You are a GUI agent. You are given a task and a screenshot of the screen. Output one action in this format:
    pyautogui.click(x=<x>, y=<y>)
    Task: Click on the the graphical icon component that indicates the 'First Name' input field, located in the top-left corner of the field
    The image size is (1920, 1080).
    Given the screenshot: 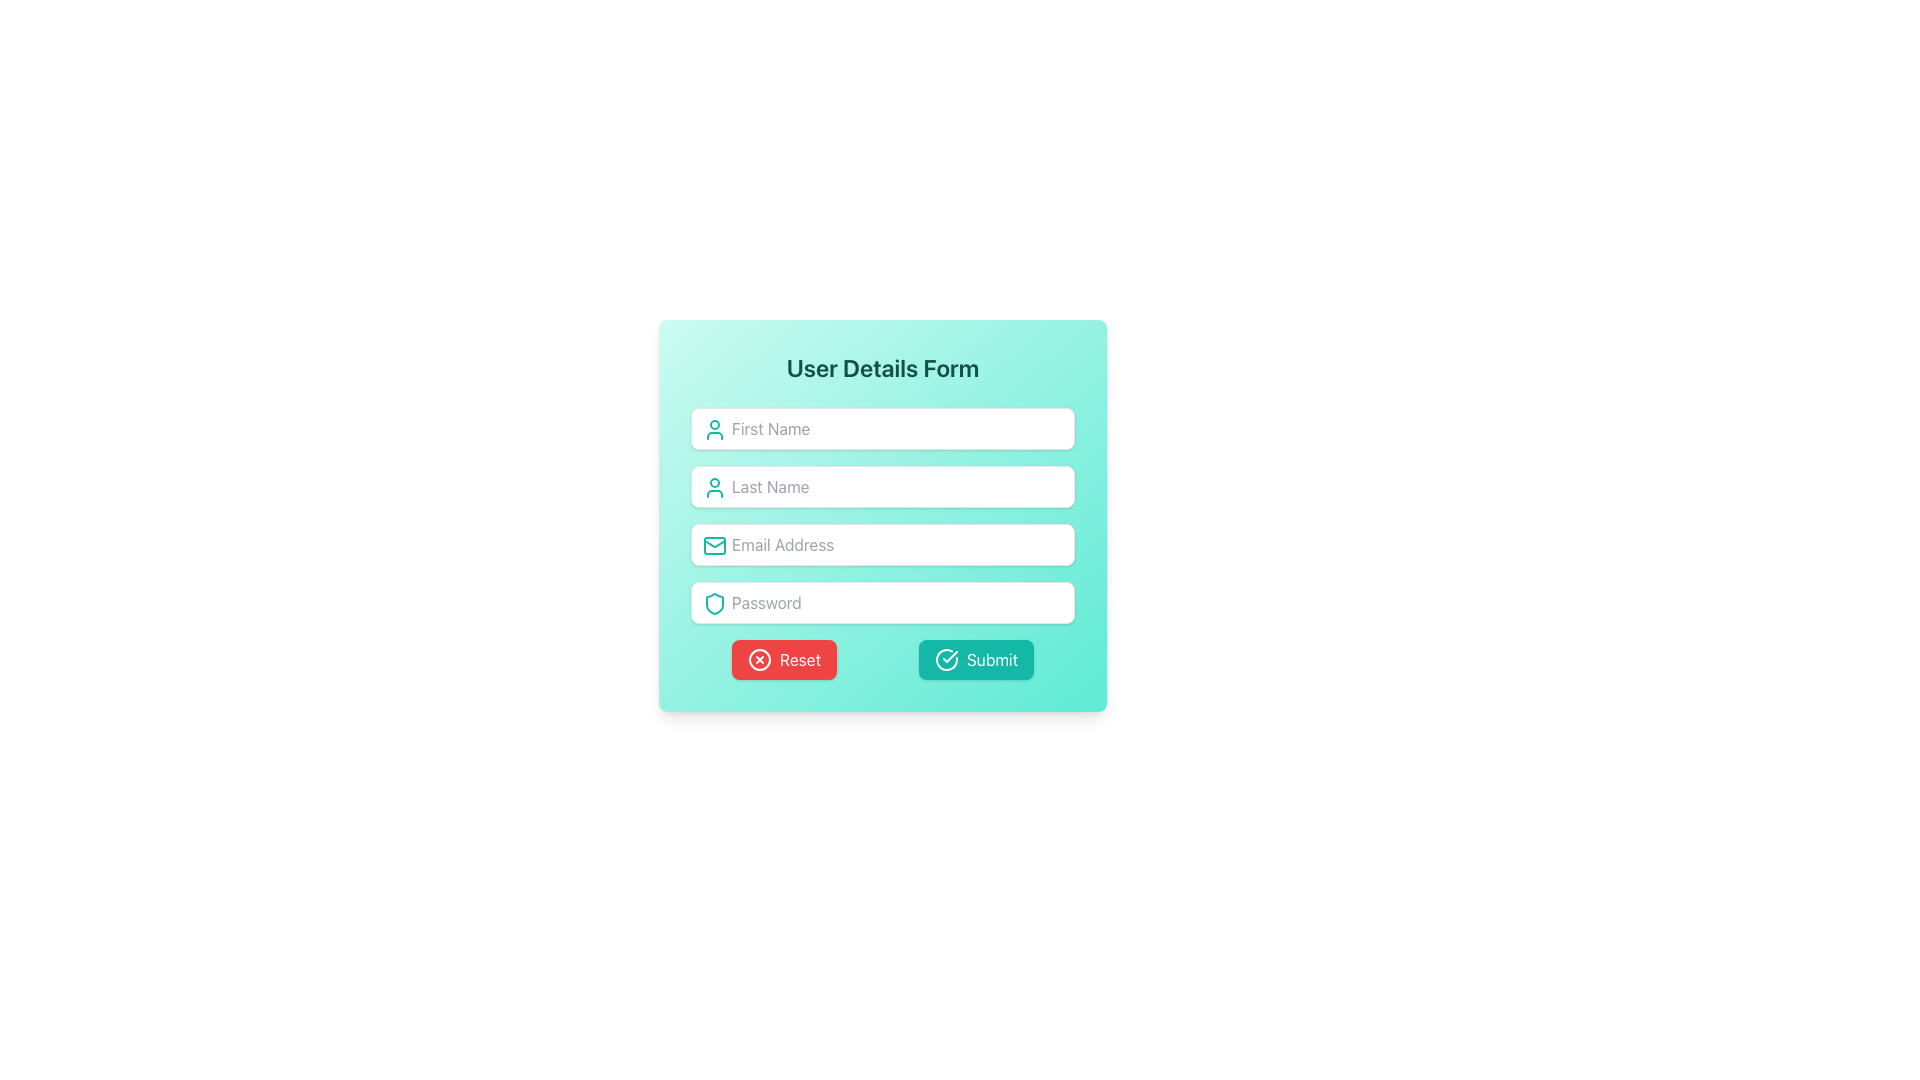 What is the action you would take?
    pyautogui.click(x=715, y=428)
    